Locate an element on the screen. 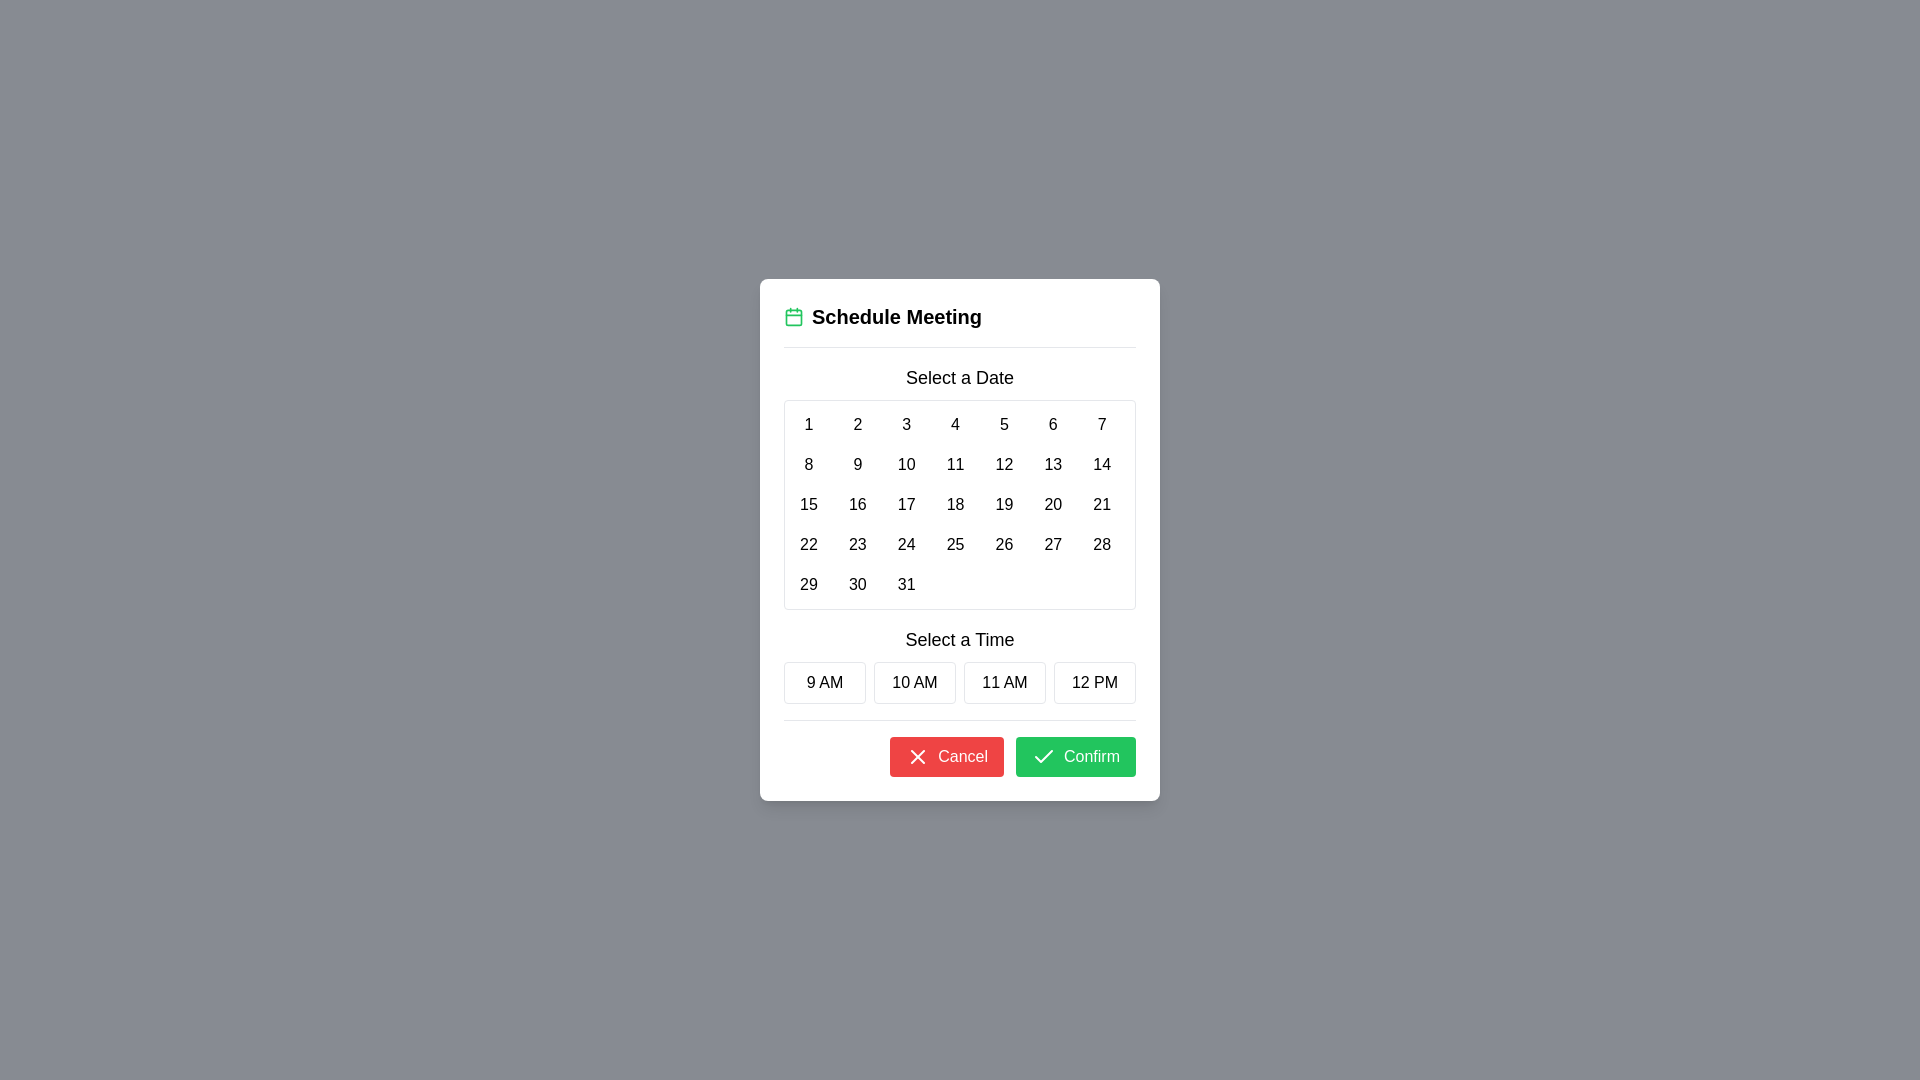 The width and height of the screenshot is (1920, 1080). the square button displaying the number '1' with a white background is located at coordinates (809, 423).